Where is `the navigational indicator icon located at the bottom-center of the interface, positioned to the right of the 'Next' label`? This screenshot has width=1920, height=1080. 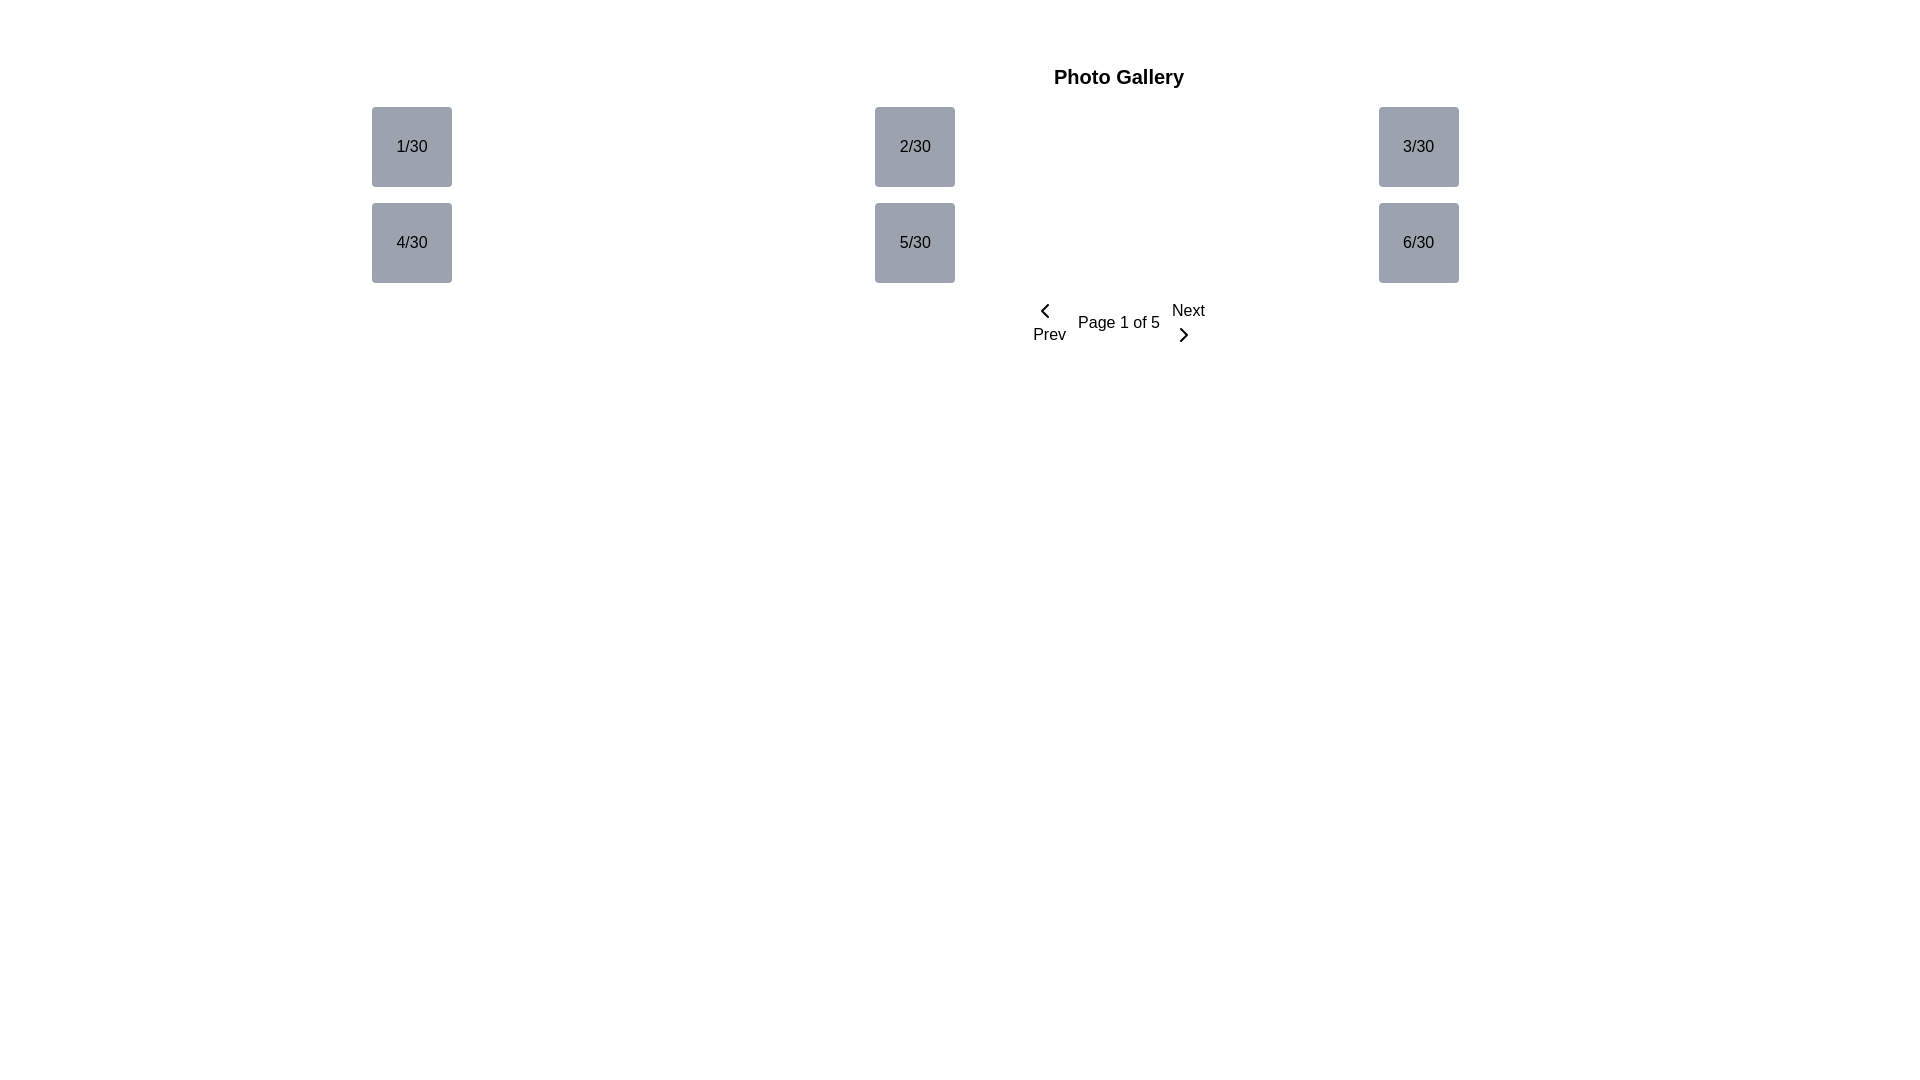
the navigational indicator icon located at the bottom-center of the interface, positioned to the right of the 'Next' label is located at coordinates (1183, 334).